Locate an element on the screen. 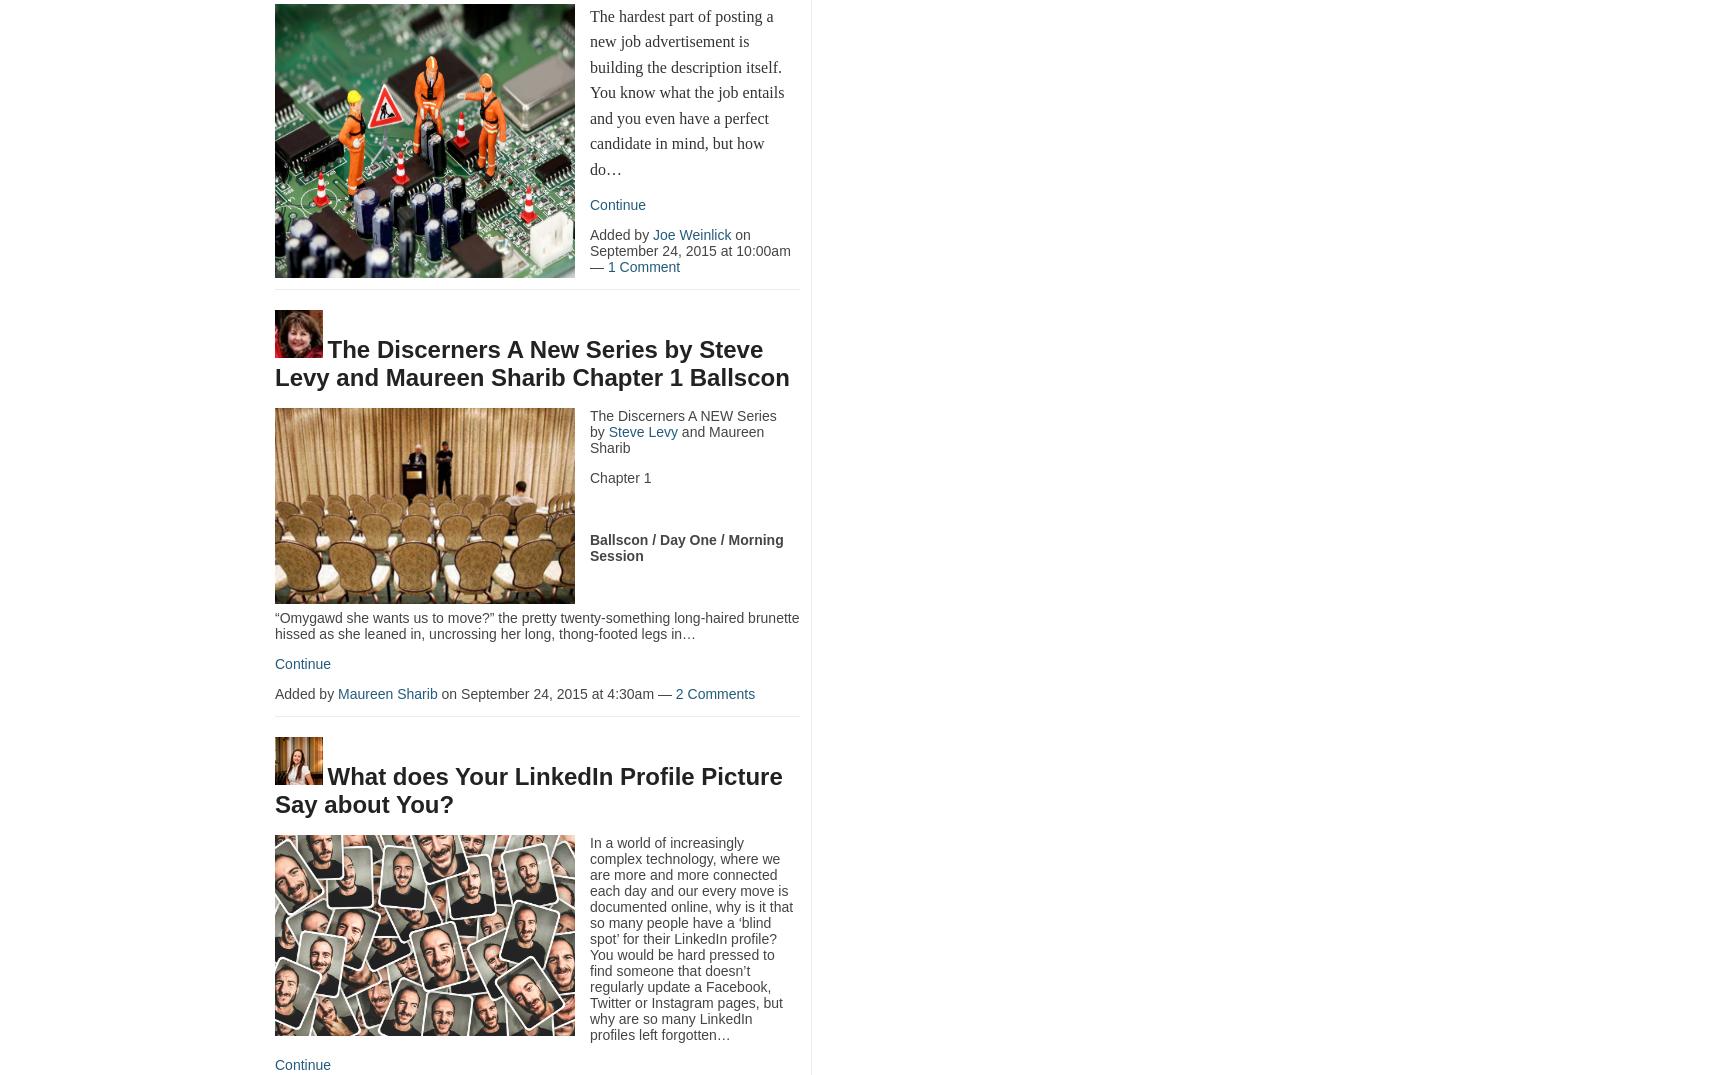 Image resolution: width=1732 pixels, height=1075 pixels. 'Chapter 1' is located at coordinates (620, 478).